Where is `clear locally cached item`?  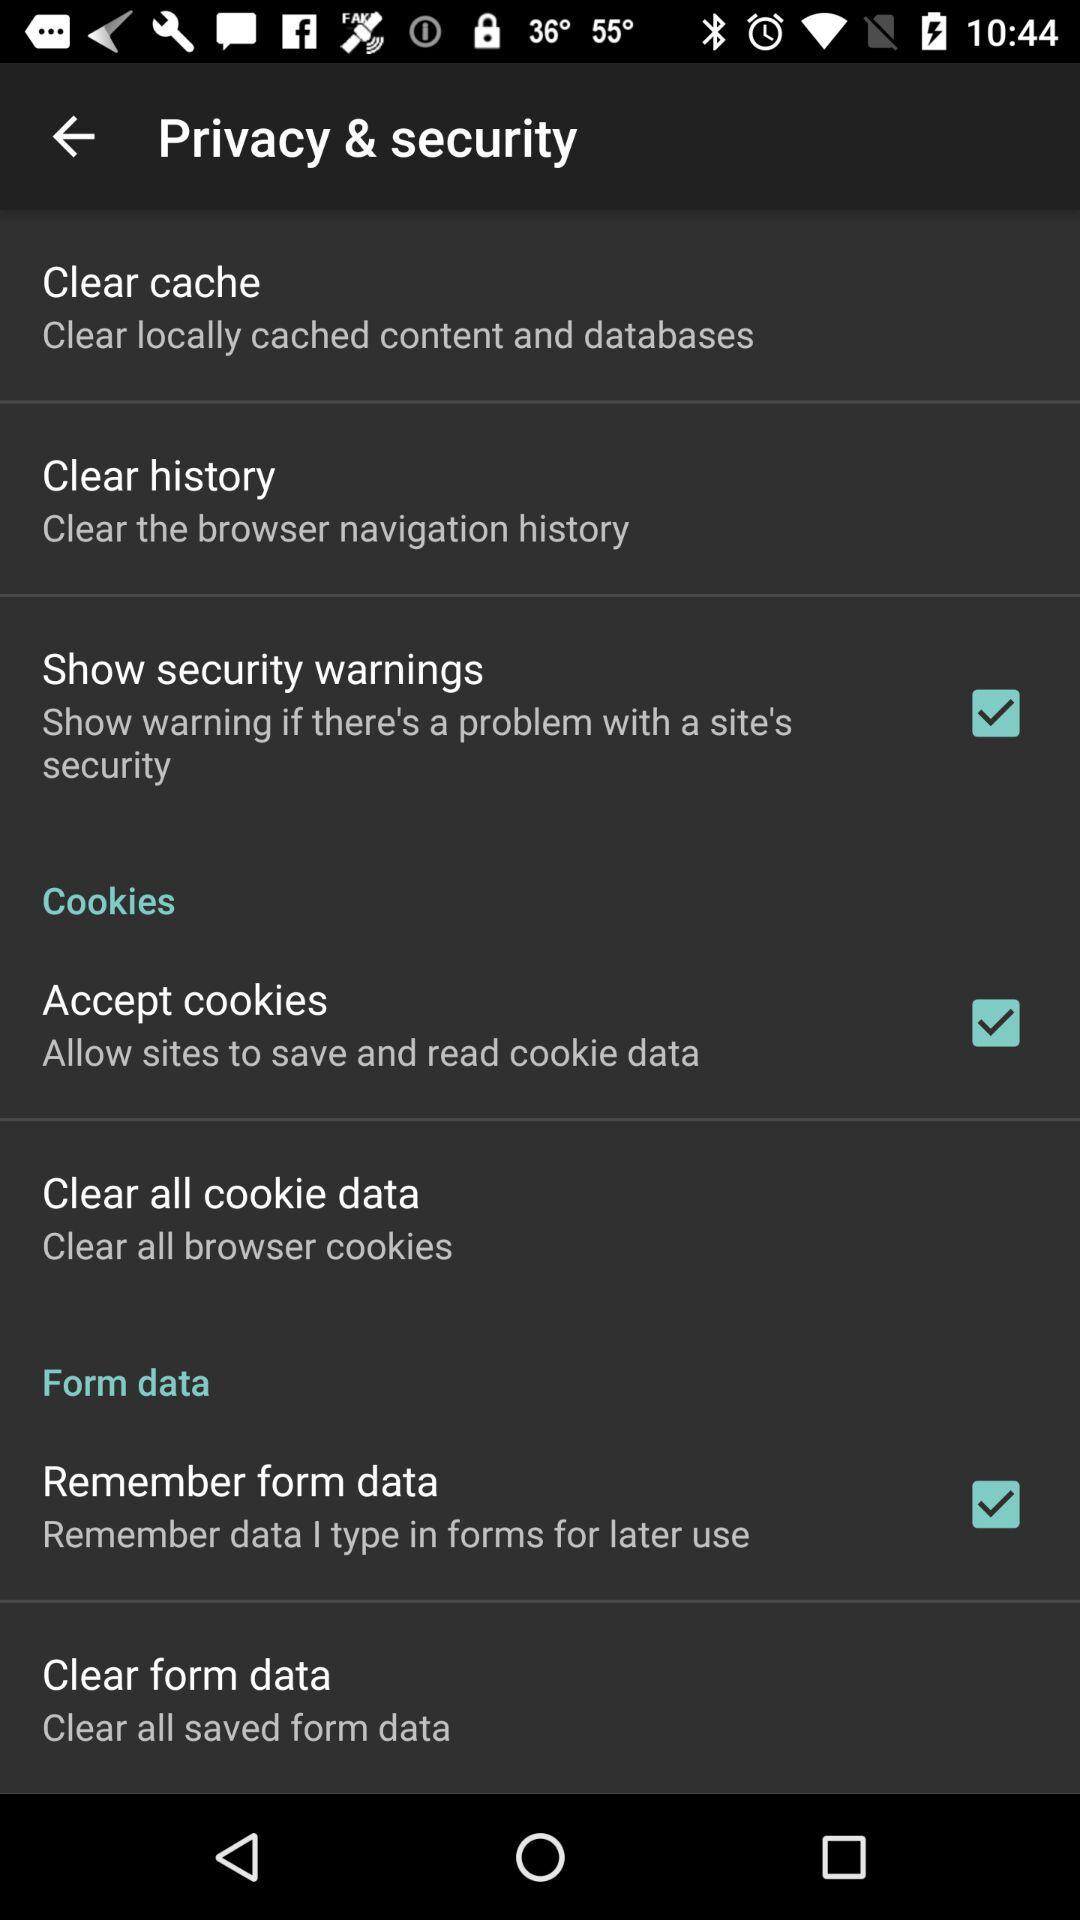 clear locally cached item is located at coordinates (398, 333).